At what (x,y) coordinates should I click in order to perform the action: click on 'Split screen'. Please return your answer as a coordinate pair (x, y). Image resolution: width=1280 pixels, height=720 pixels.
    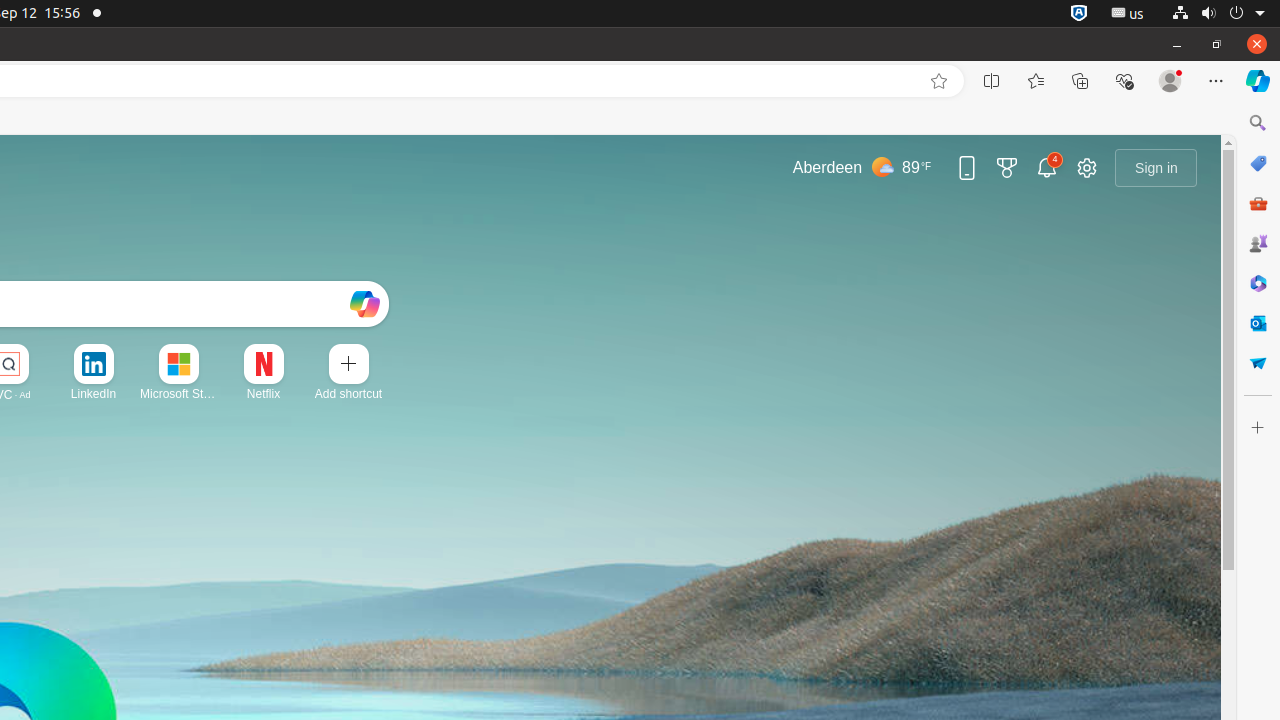
    Looking at the image, I should click on (992, 80).